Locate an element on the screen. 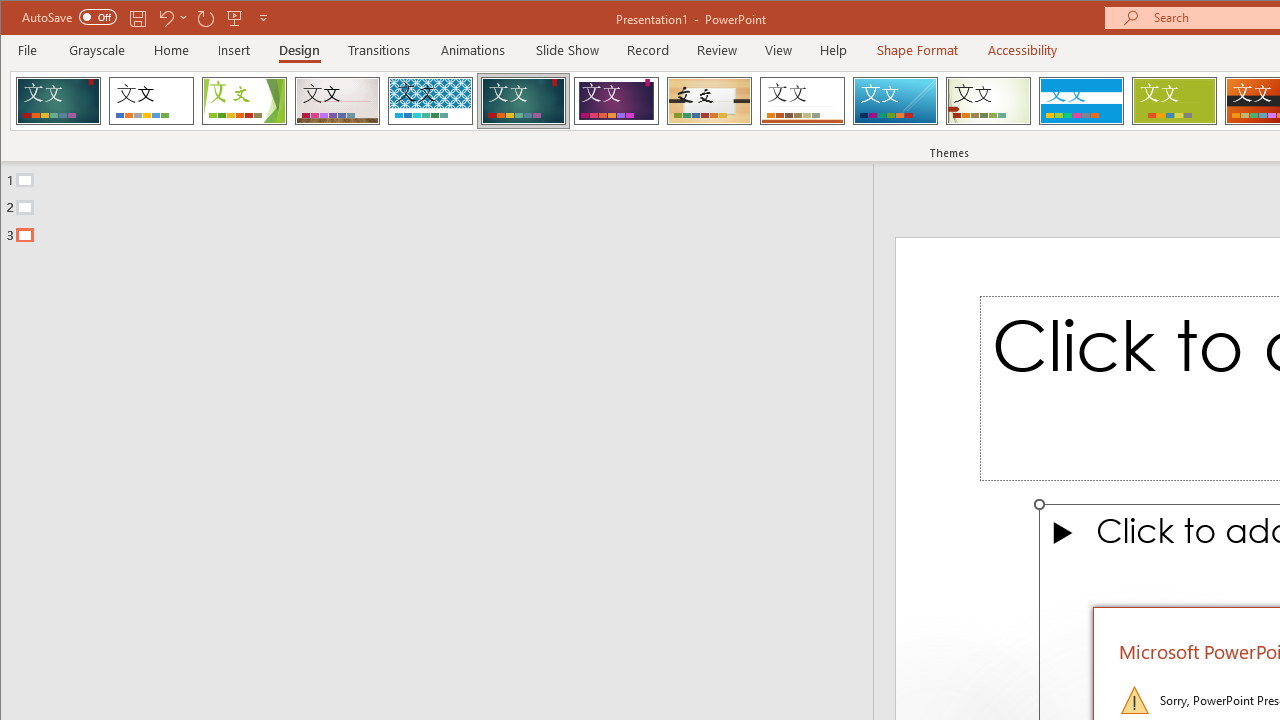 The width and height of the screenshot is (1280, 720). 'Outline' is located at coordinates (444, 203).